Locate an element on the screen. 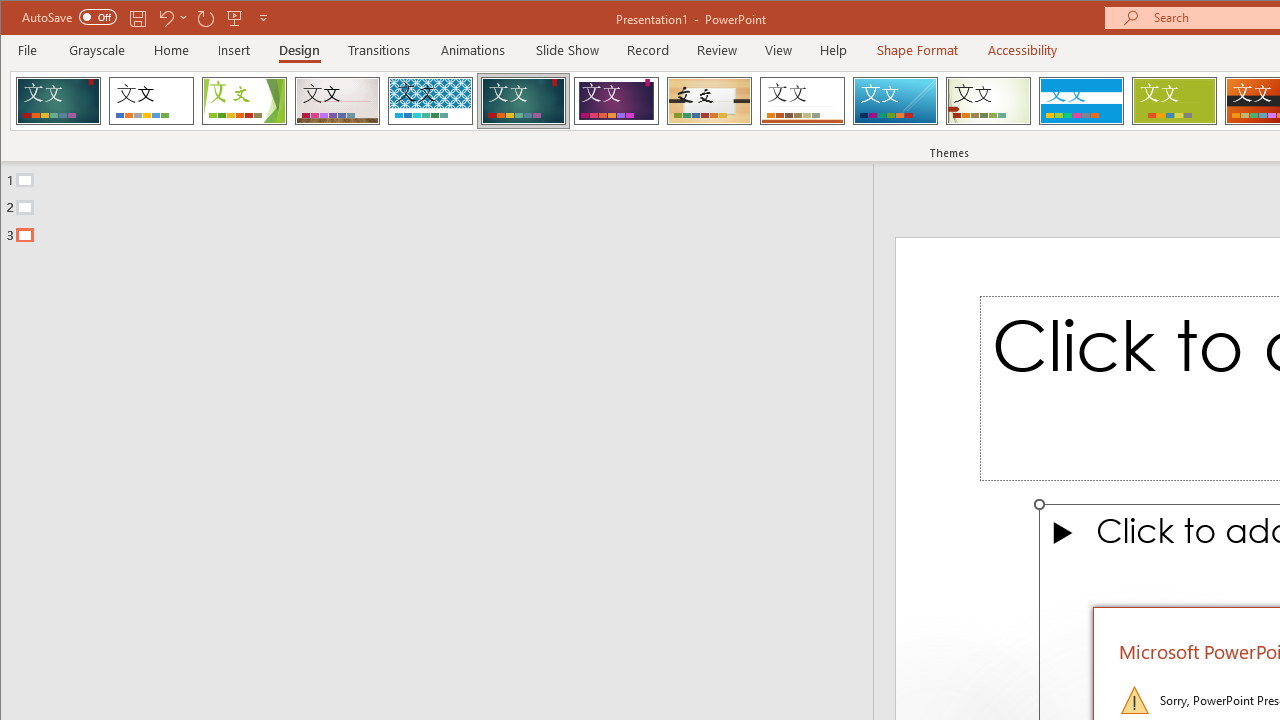 The width and height of the screenshot is (1280, 720). 'Outline' is located at coordinates (444, 203).